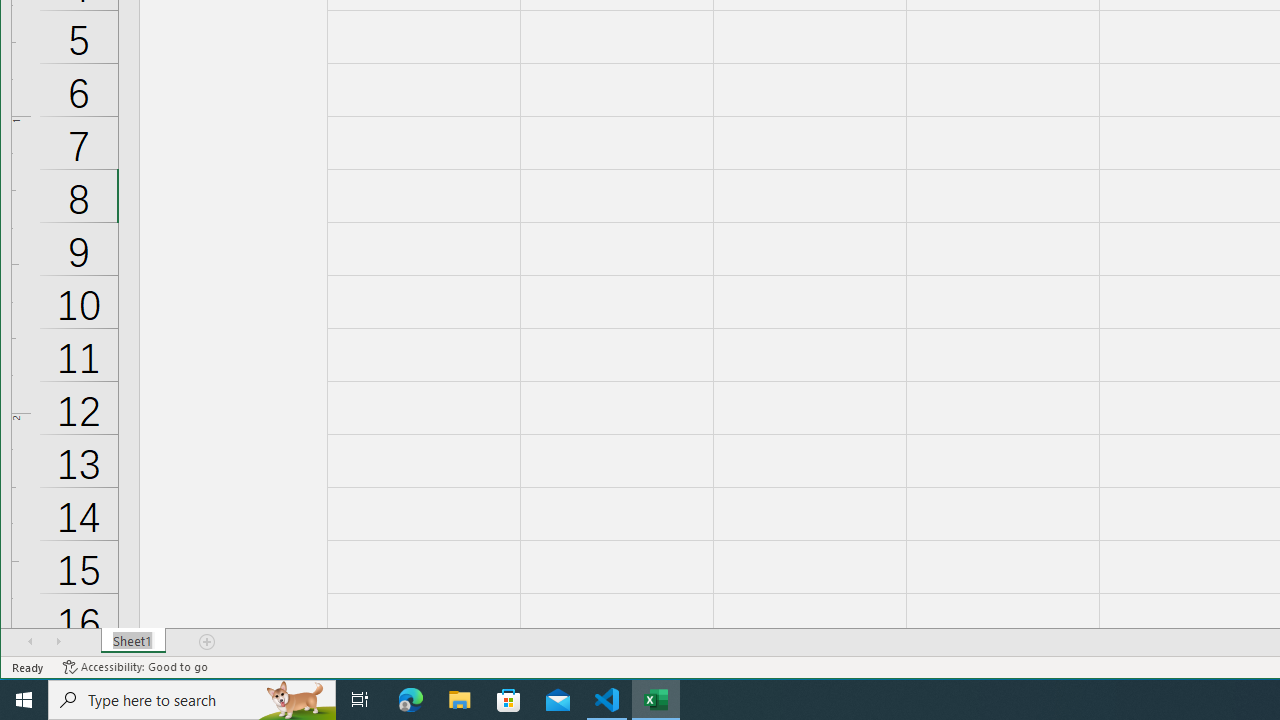  What do you see at coordinates (606, 698) in the screenshot?
I see `'Visual Studio Code - 1 running window'` at bounding box center [606, 698].